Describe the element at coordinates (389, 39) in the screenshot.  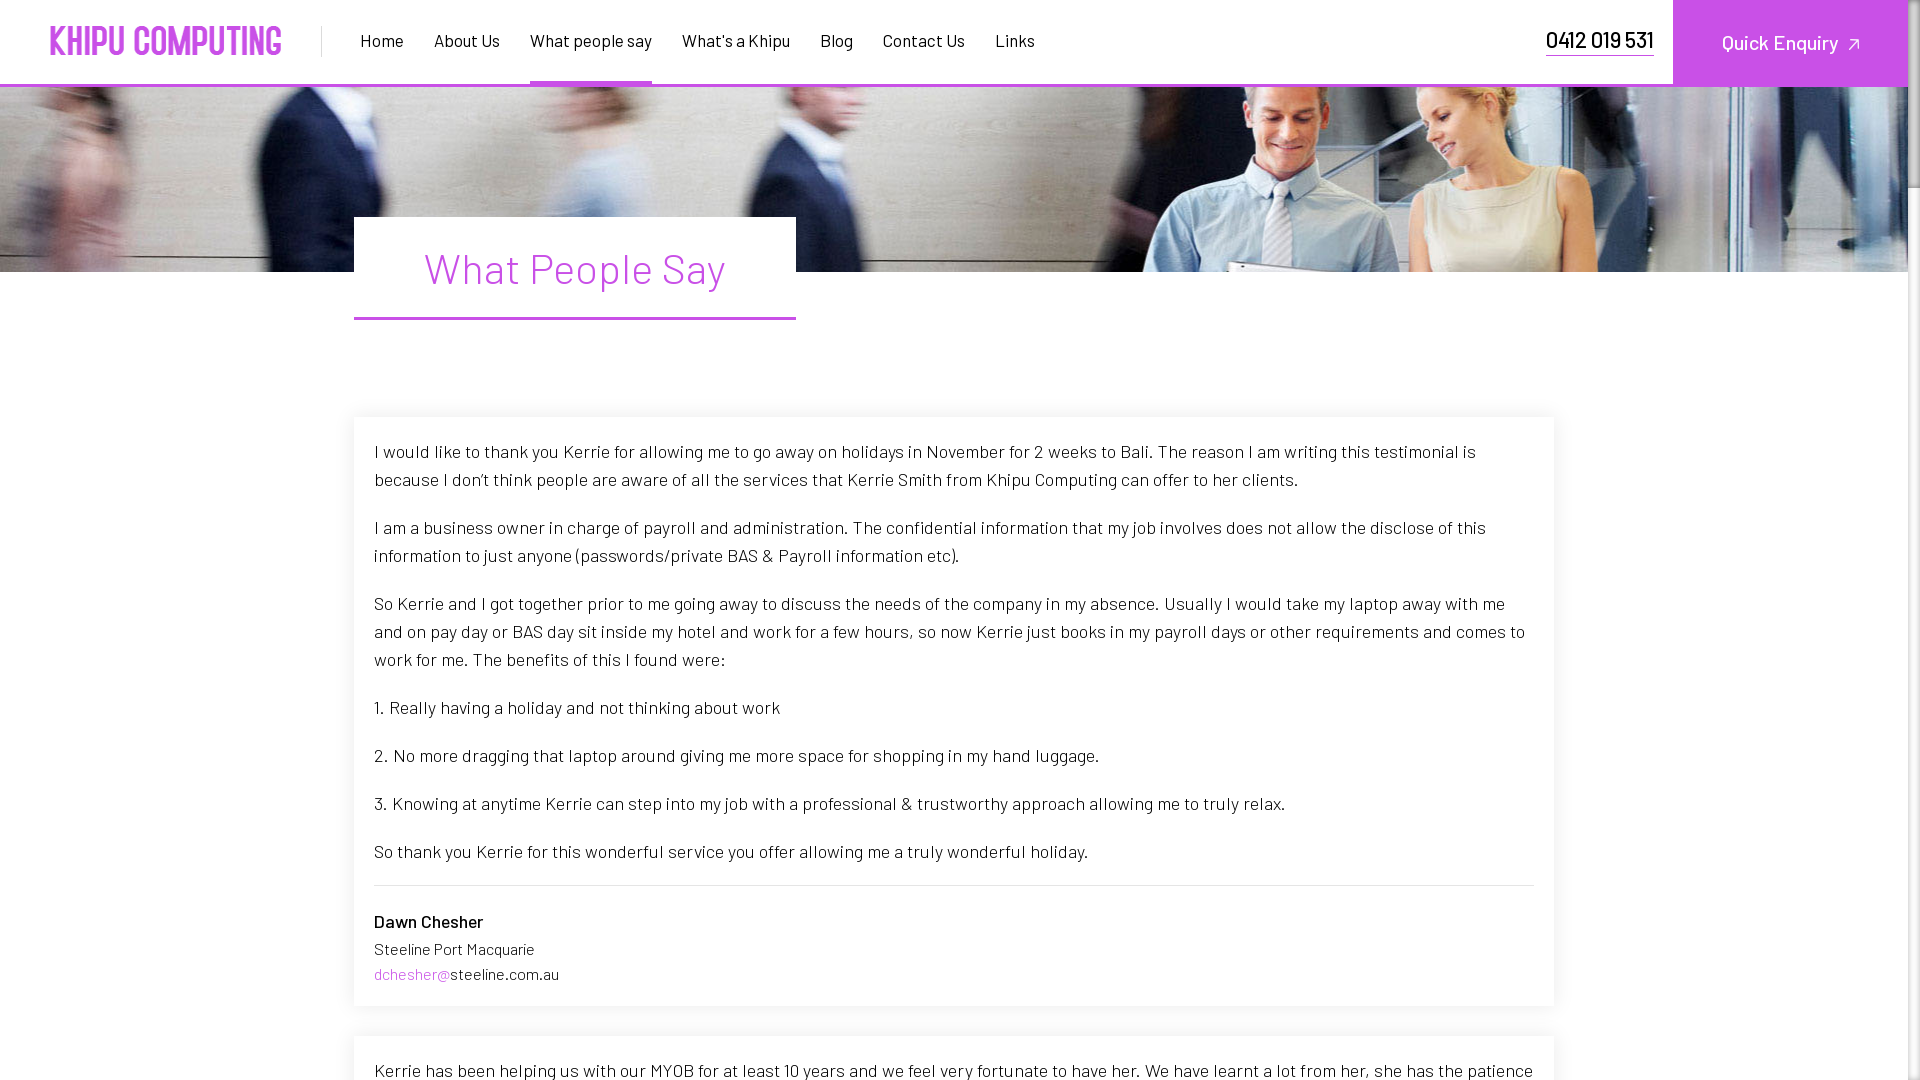
I see `'Home'` at that location.